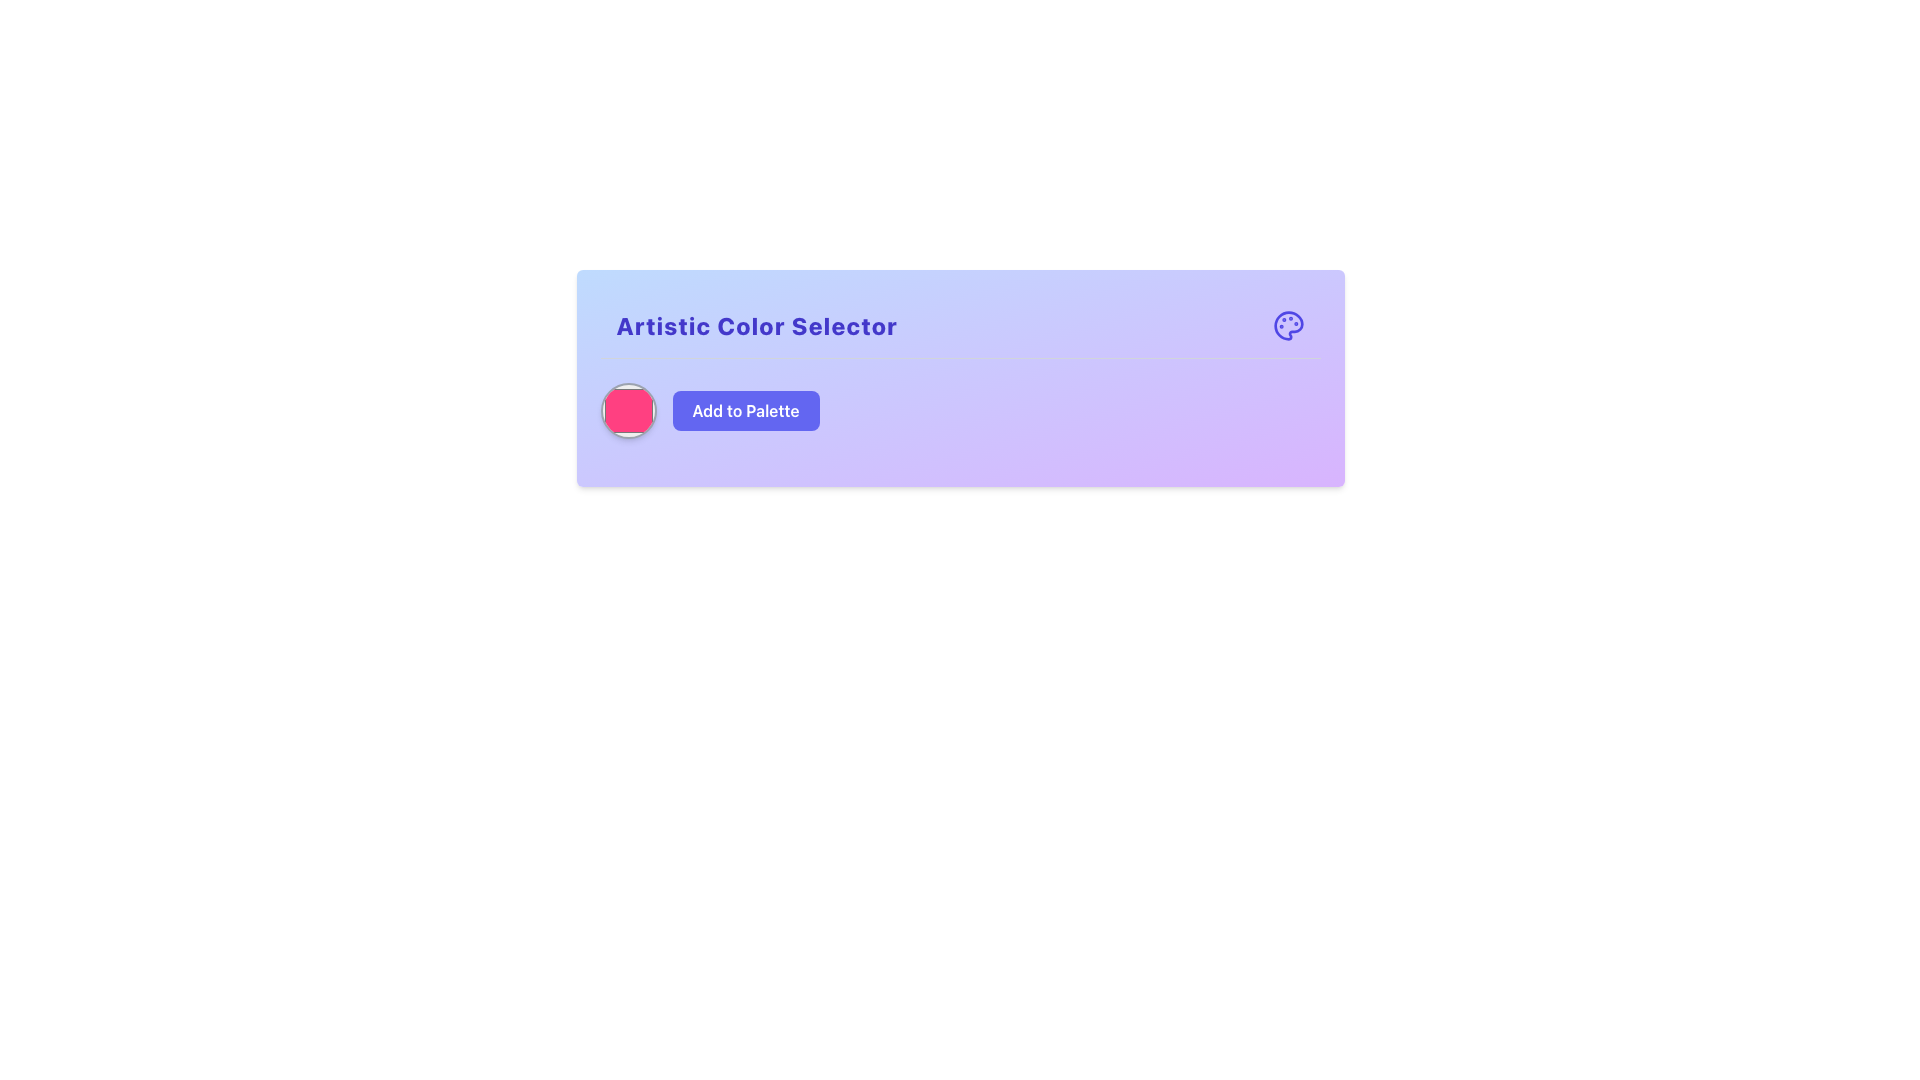  What do you see at coordinates (1288, 325) in the screenshot?
I see `the artist's palette icon located at the top-right corner of the 'Artistic Color Selector' card header` at bounding box center [1288, 325].